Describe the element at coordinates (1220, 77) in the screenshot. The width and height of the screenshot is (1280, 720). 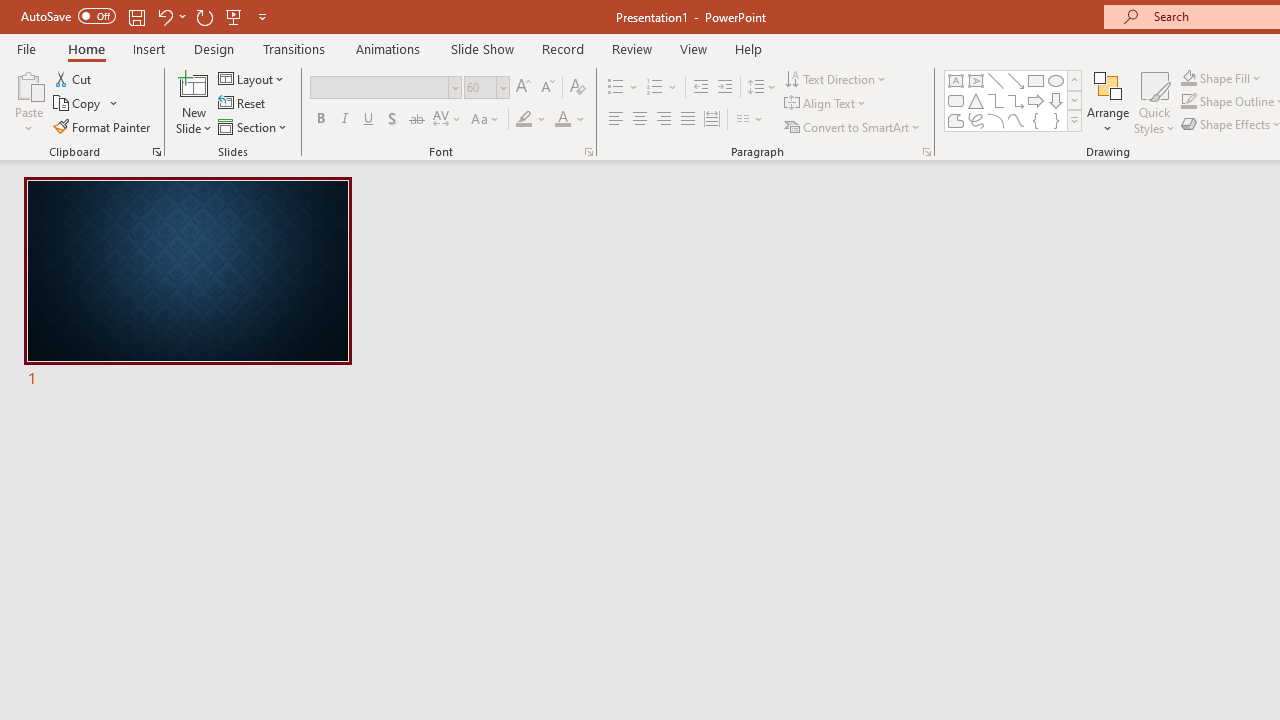
I see `'Shape Fill'` at that location.